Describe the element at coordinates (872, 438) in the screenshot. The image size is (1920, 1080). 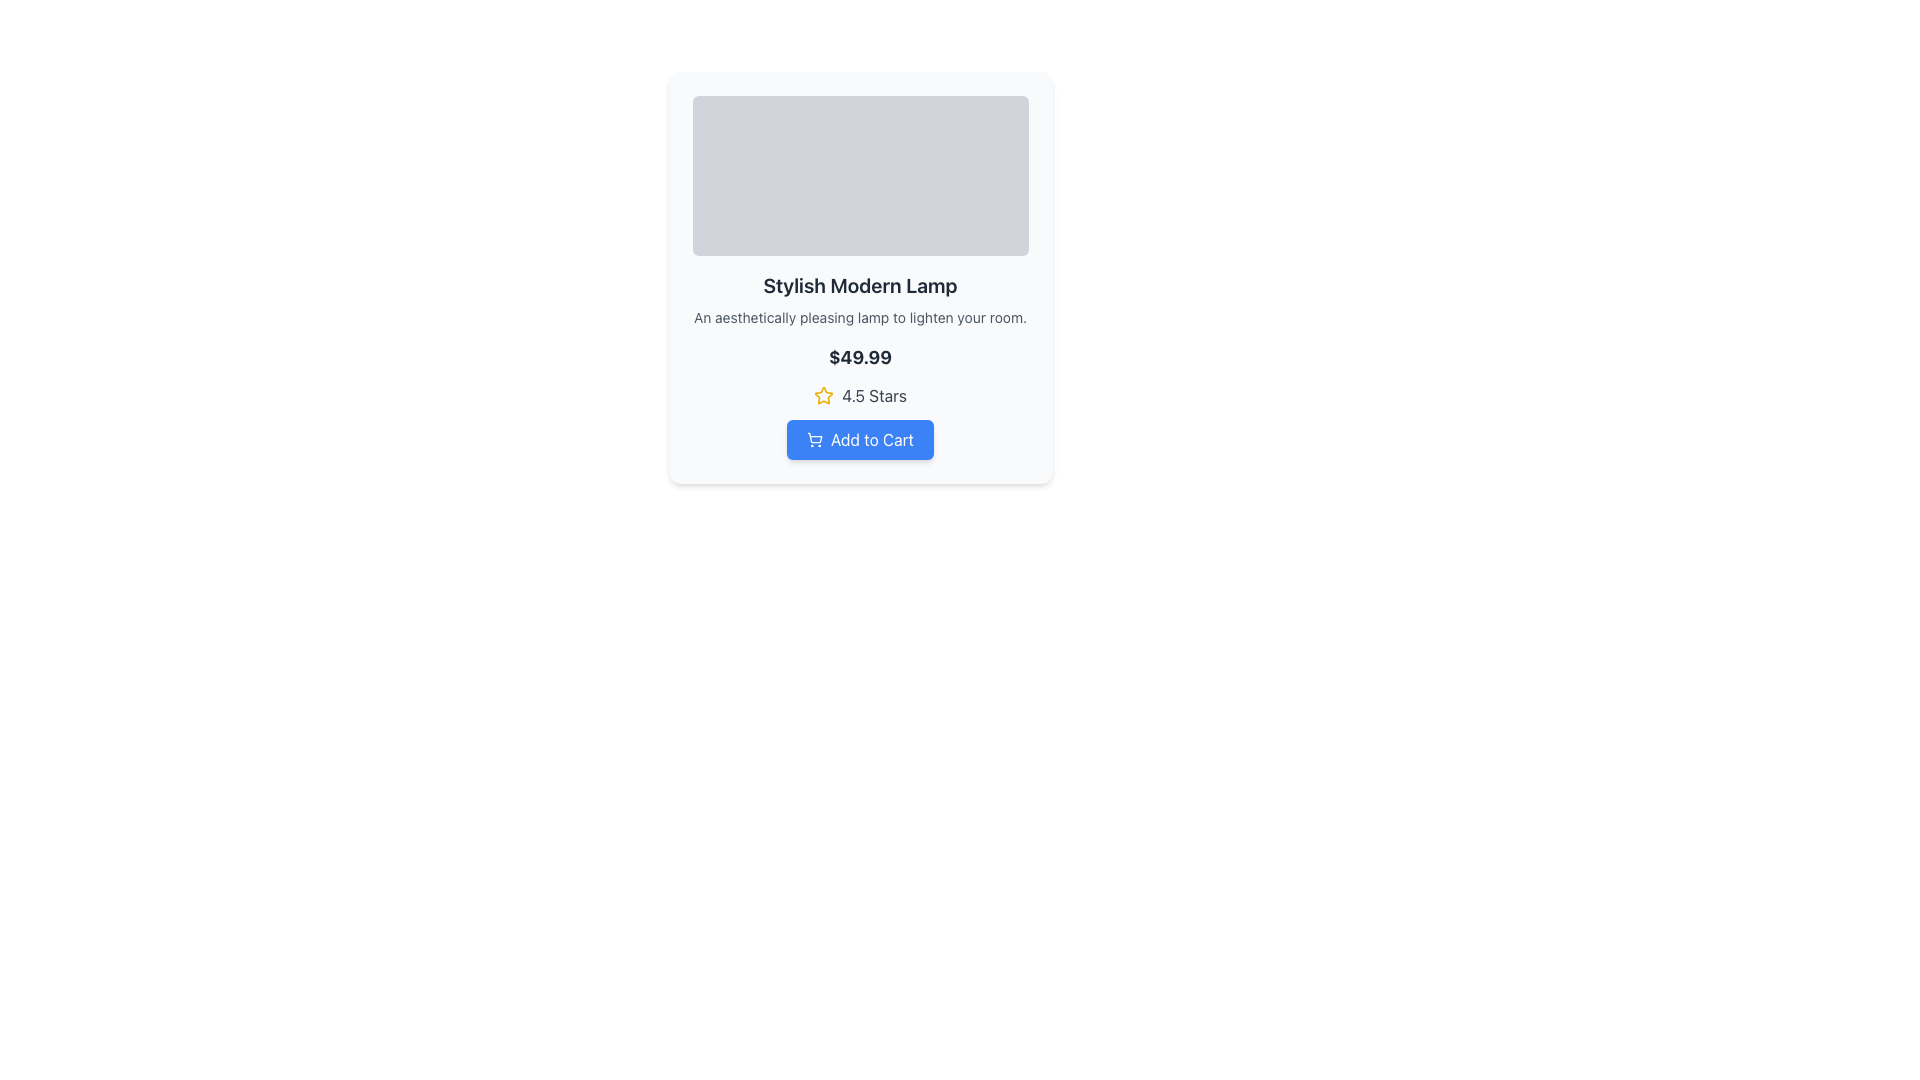
I see `text labeled 'Add to Cart' which is displayed in white font on a blue background, located at the lower center of the product card` at that location.